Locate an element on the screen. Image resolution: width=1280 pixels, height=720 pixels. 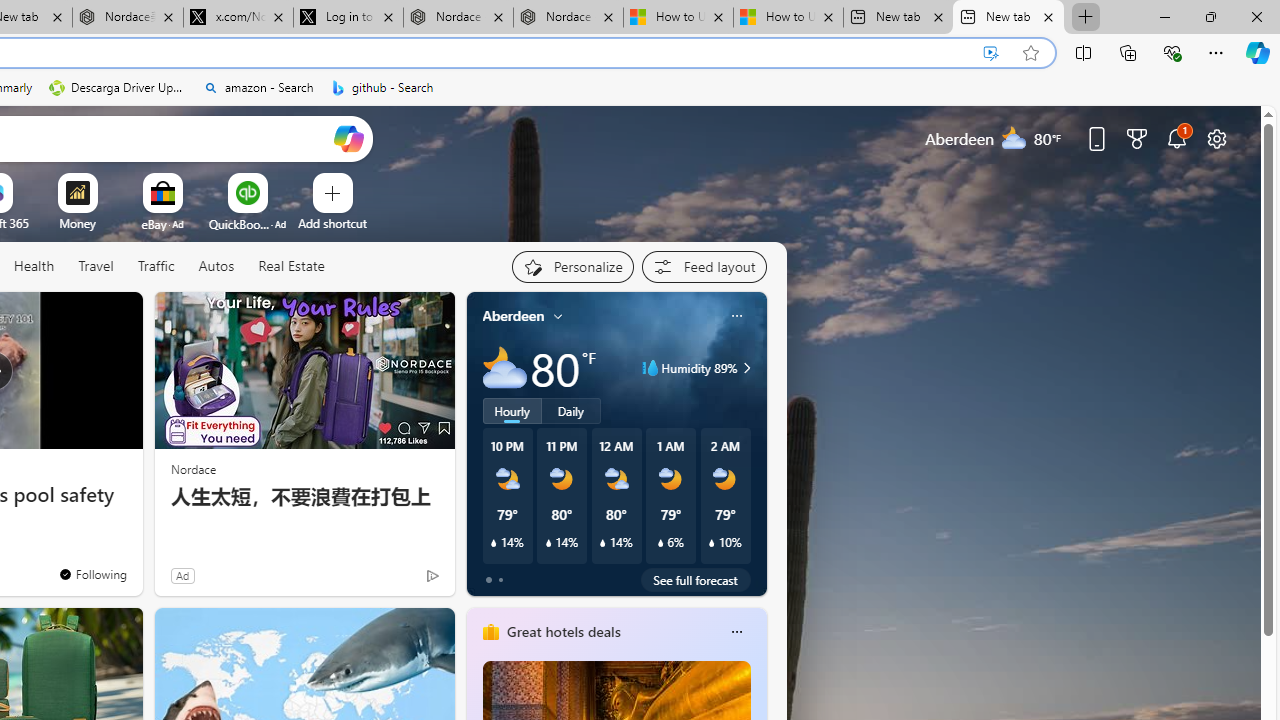
'Add a site' is located at coordinates (332, 223).